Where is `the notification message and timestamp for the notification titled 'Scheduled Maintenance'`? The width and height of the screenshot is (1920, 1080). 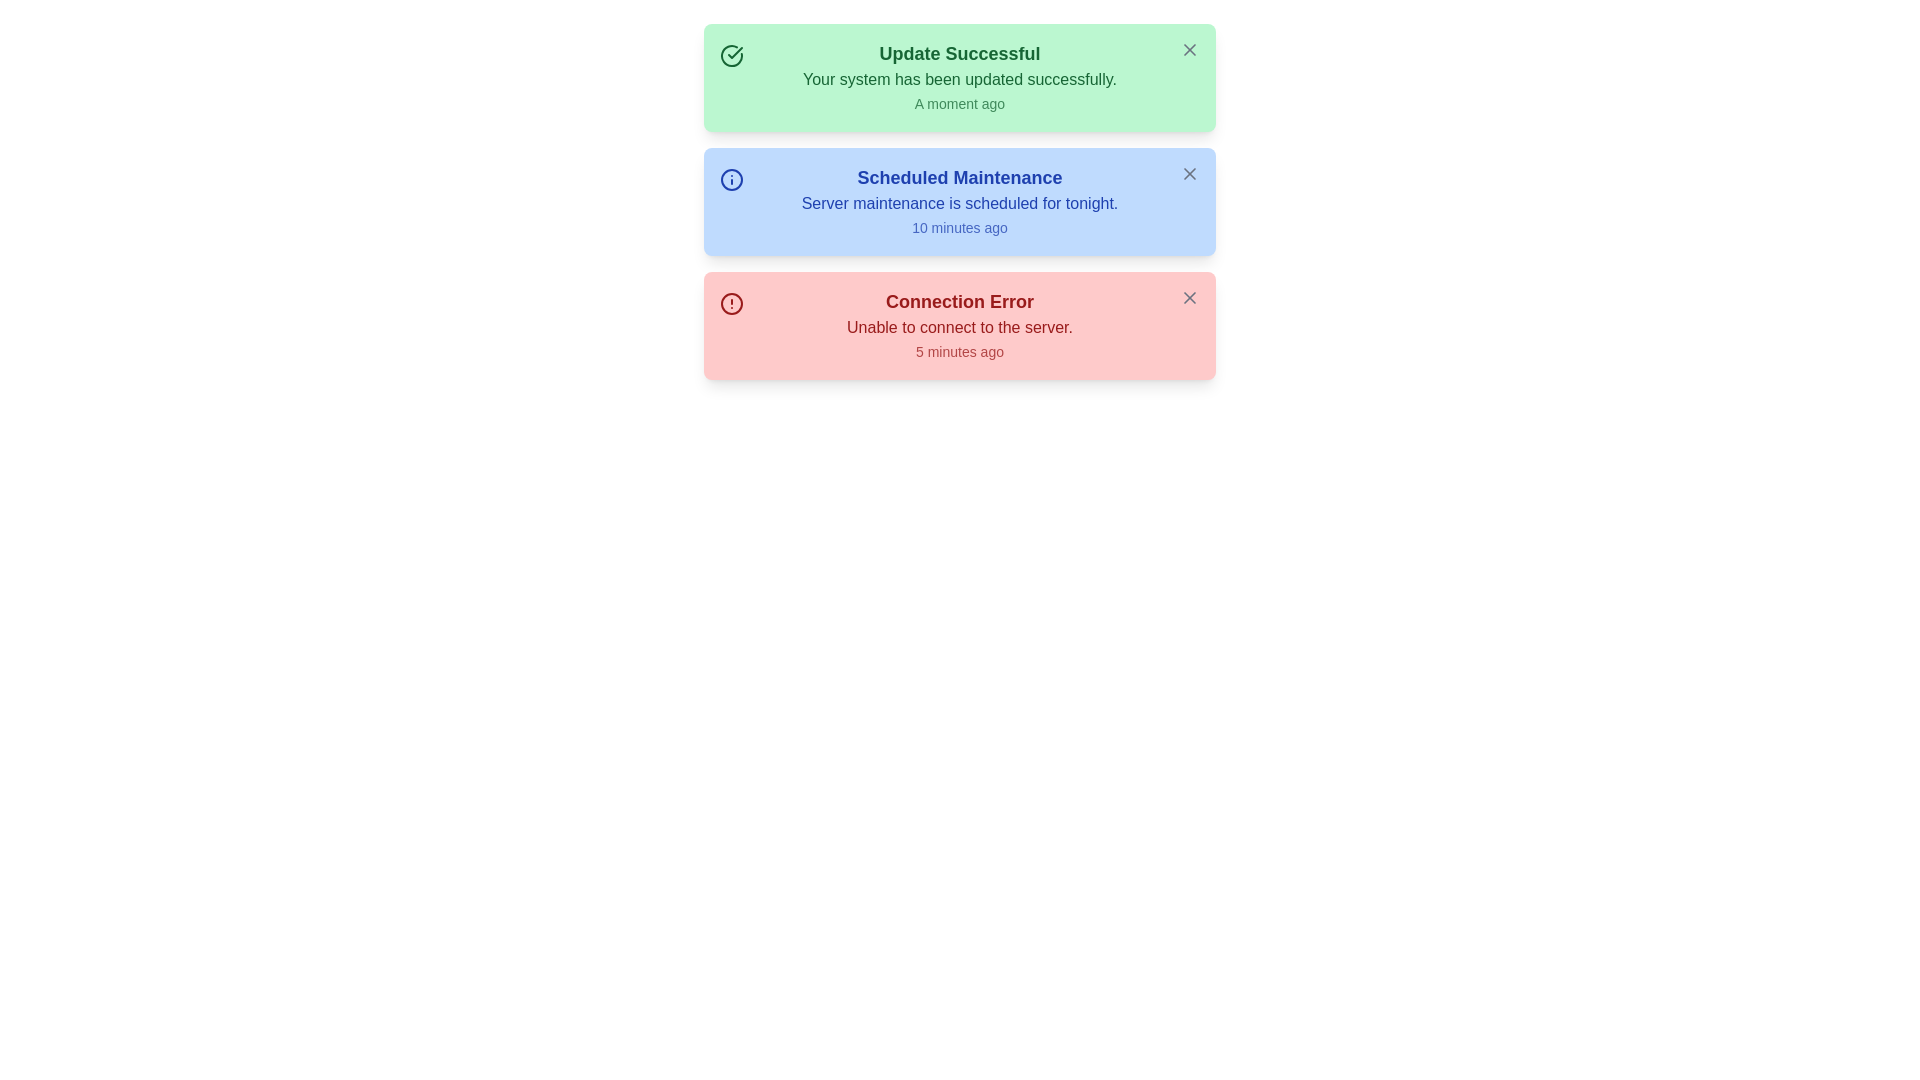
the notification message and timestamp for the notification titled 'Scheduled Maintenance' is located at coordinates (960, 201).